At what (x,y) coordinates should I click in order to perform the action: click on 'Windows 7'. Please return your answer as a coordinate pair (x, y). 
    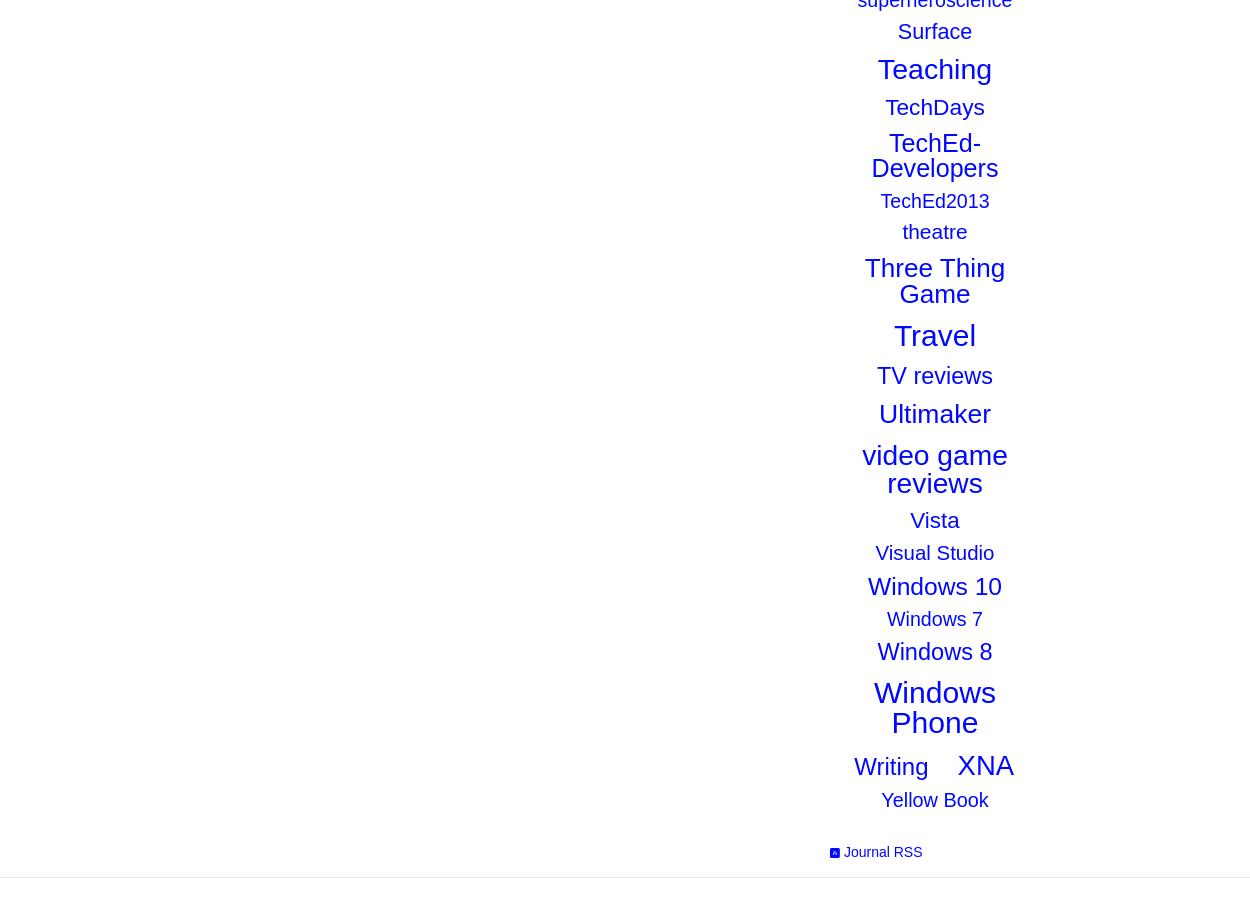
    Looking at the image, I should click on (934, 619).